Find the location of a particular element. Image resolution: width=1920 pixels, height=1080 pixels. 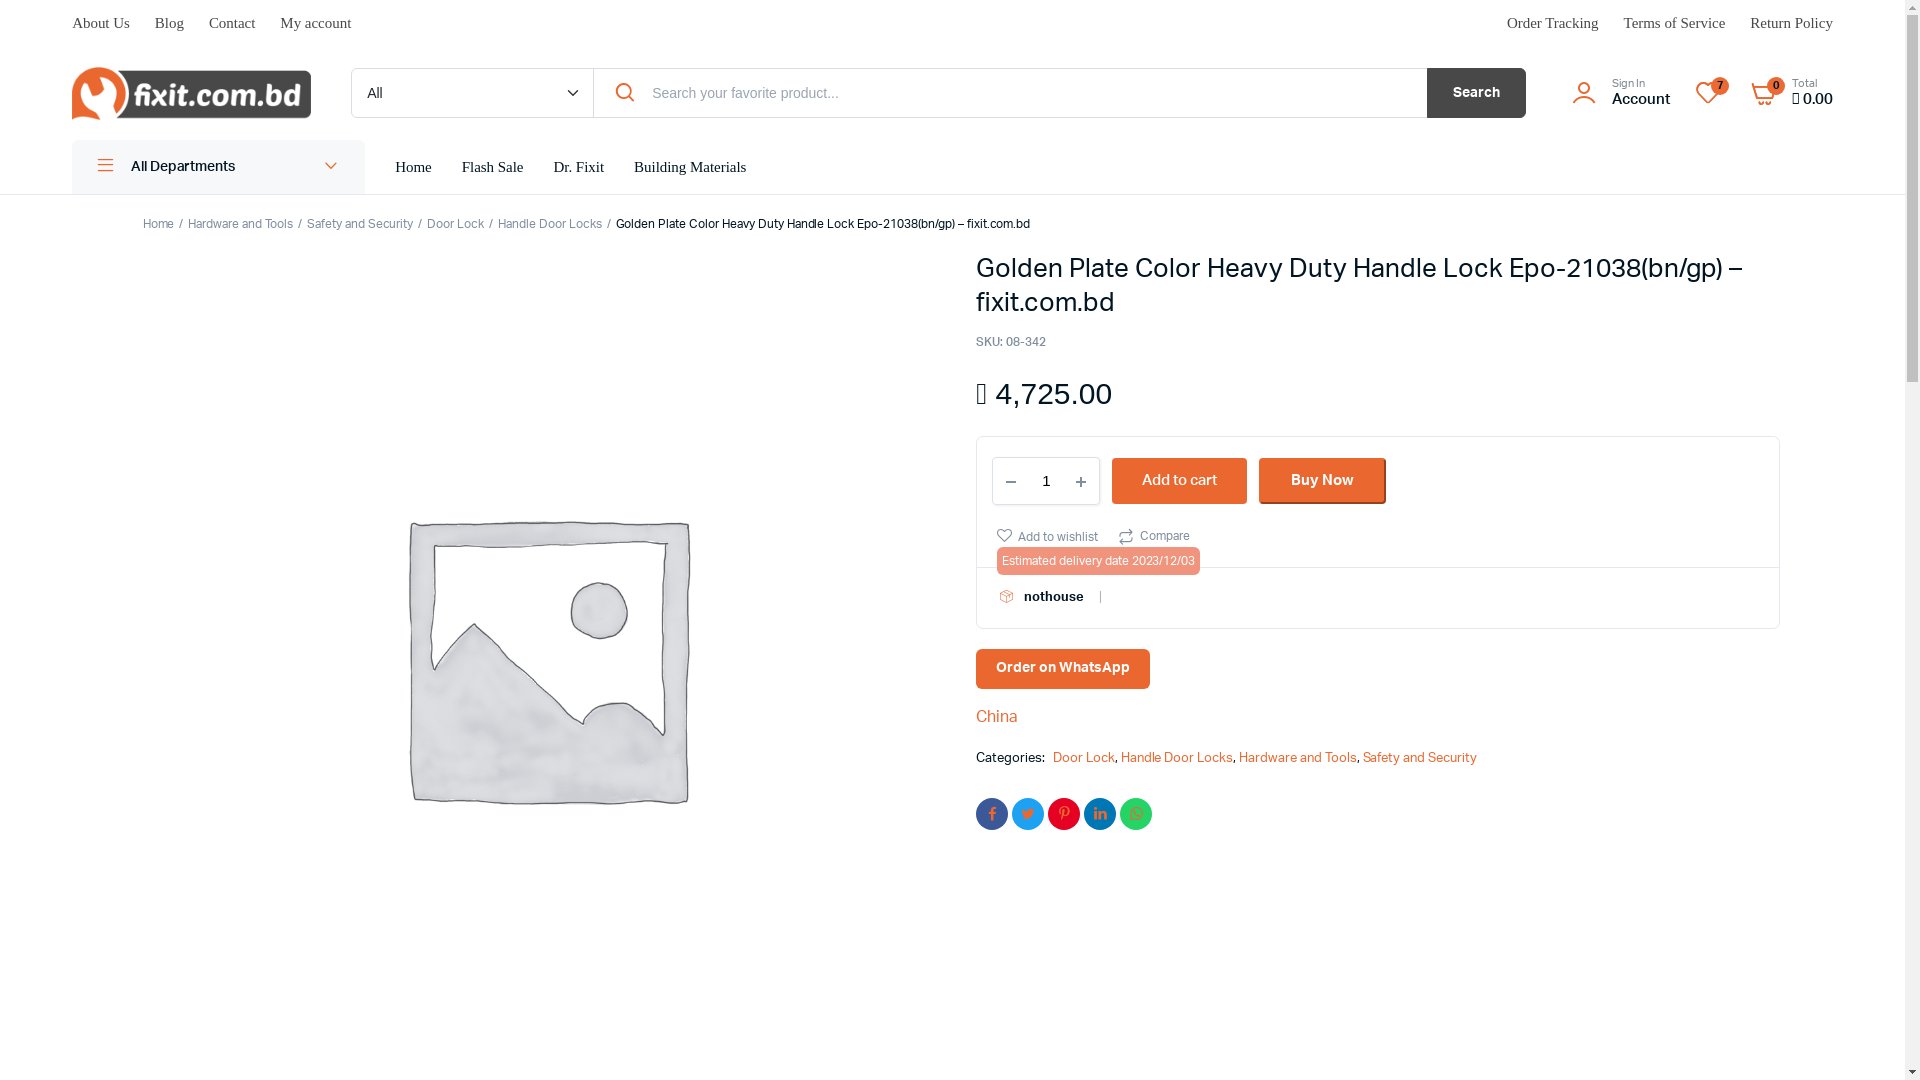

'Door Lock' is located at coordinates (454, 223).